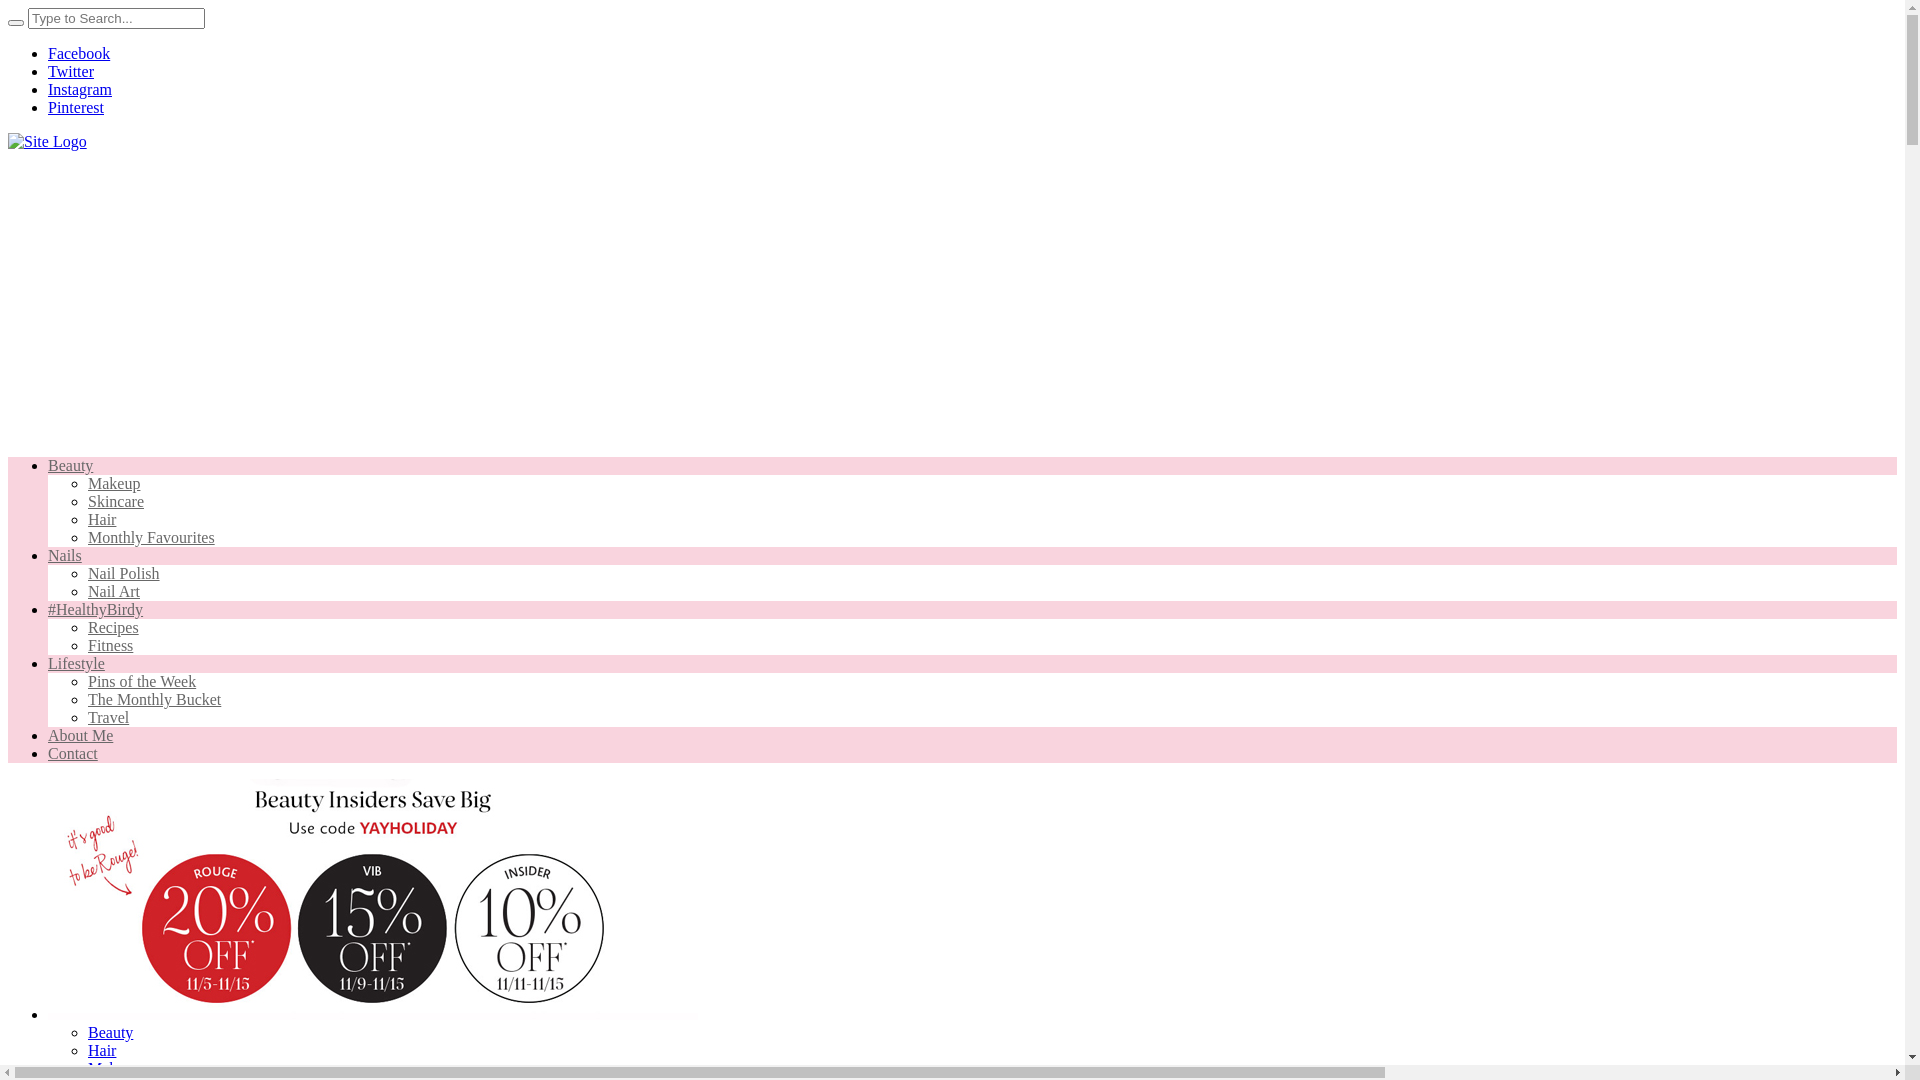  Describe the element at coordinates (72, 753) in the screenshot. I see `'Contact'` at that location.